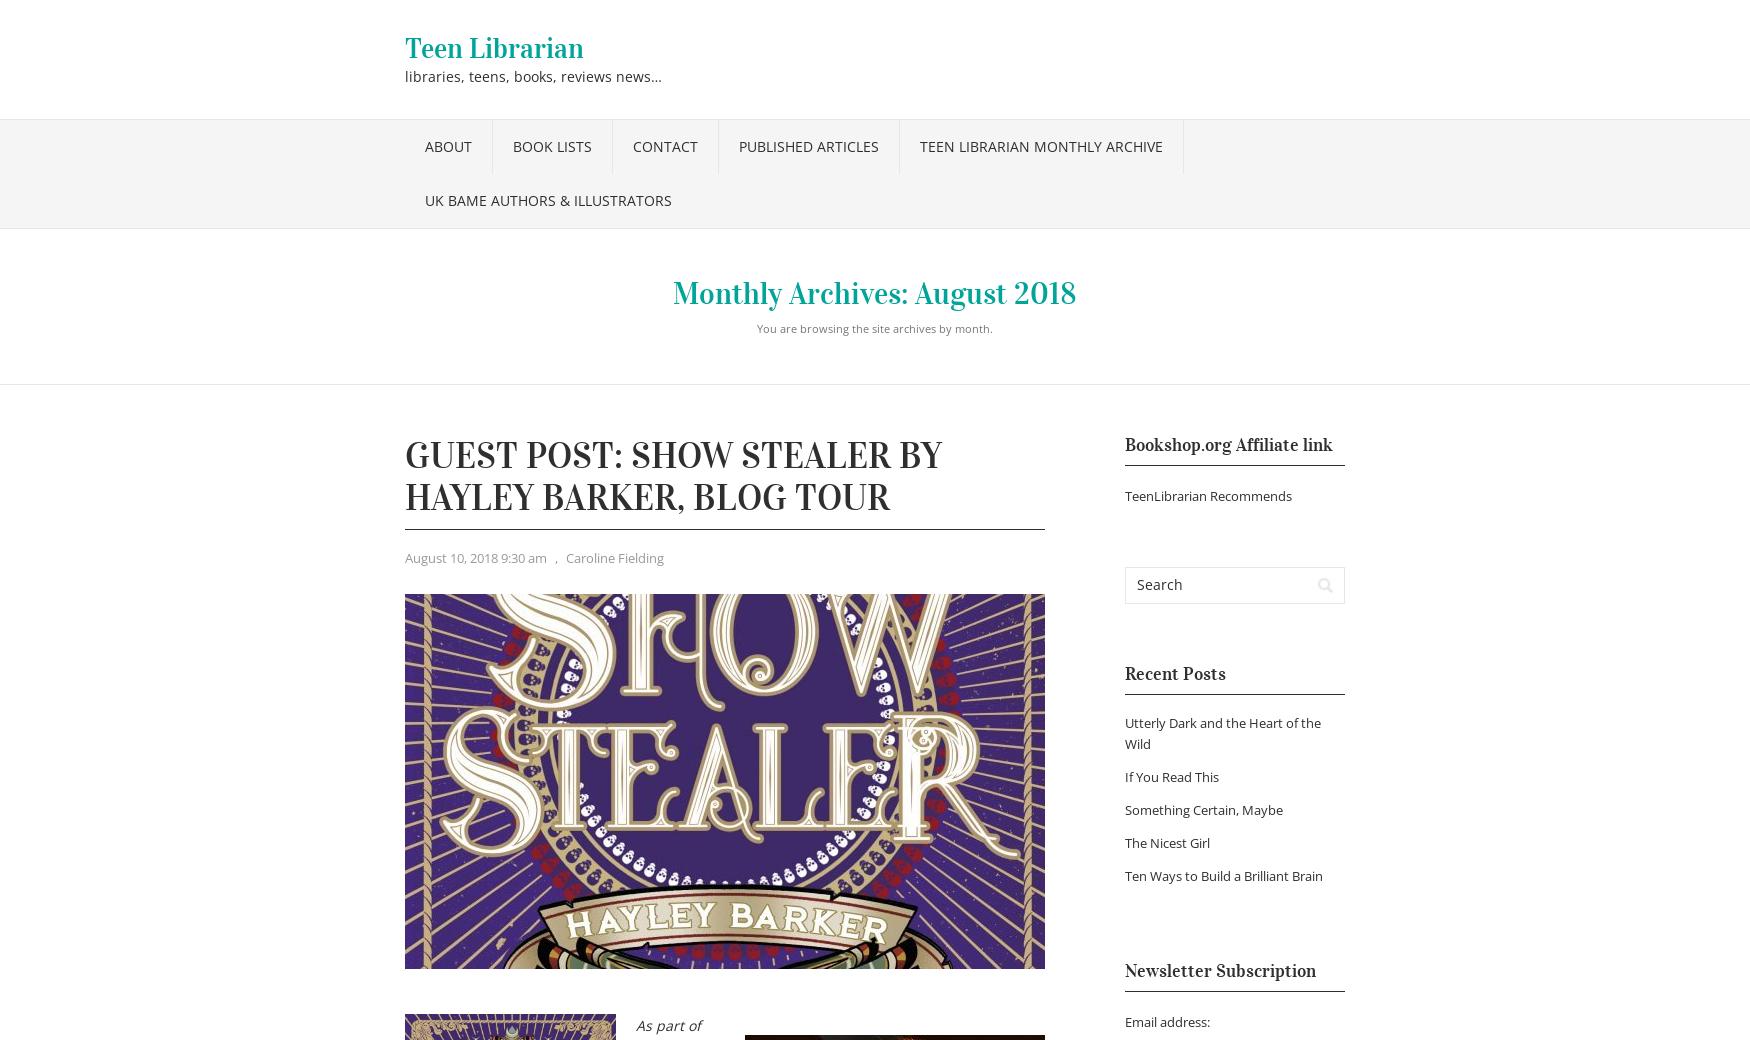 This screenshot has width=1750, height=1040. What do you see at coordinates (403, 47) in the screenshot?
I see `'Teen Librarian'` at bounding box center [403, 47].